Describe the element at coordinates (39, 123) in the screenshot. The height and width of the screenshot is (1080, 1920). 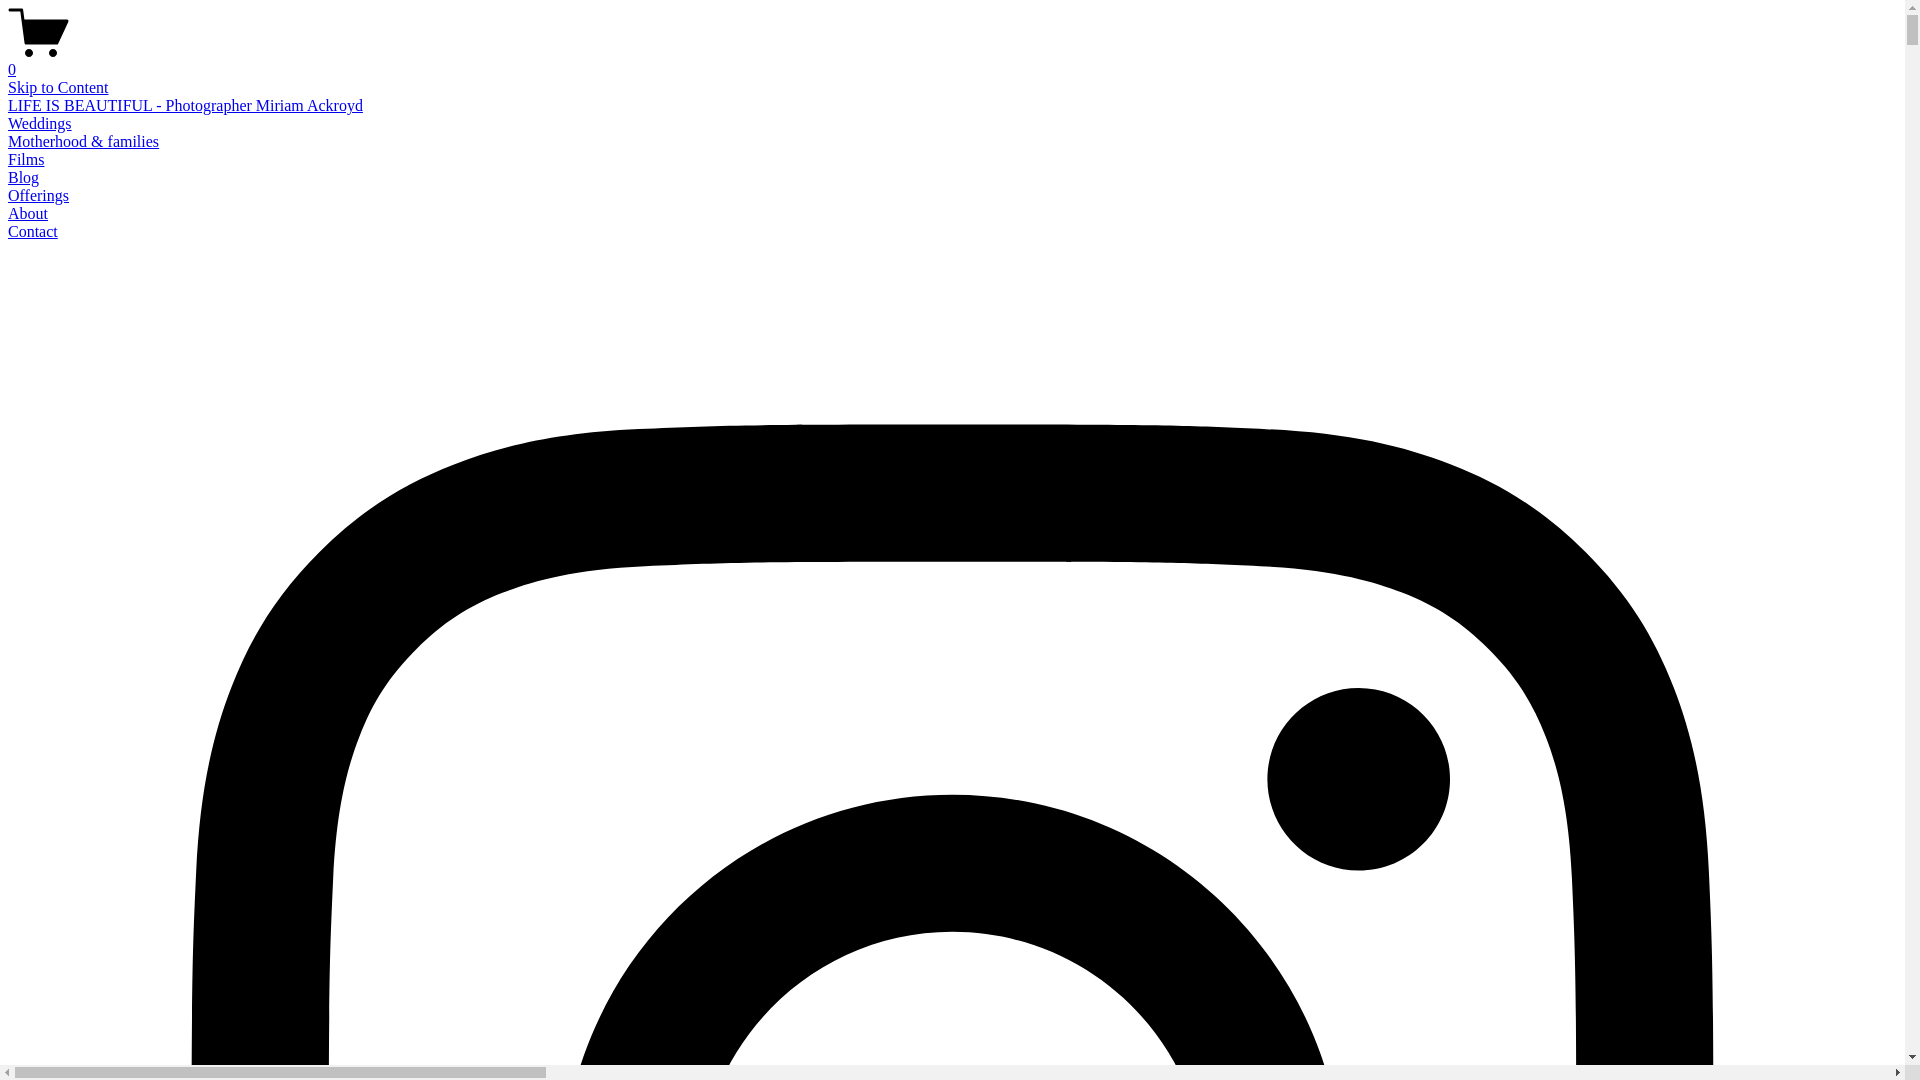
I see `'Weddings'` at that location.